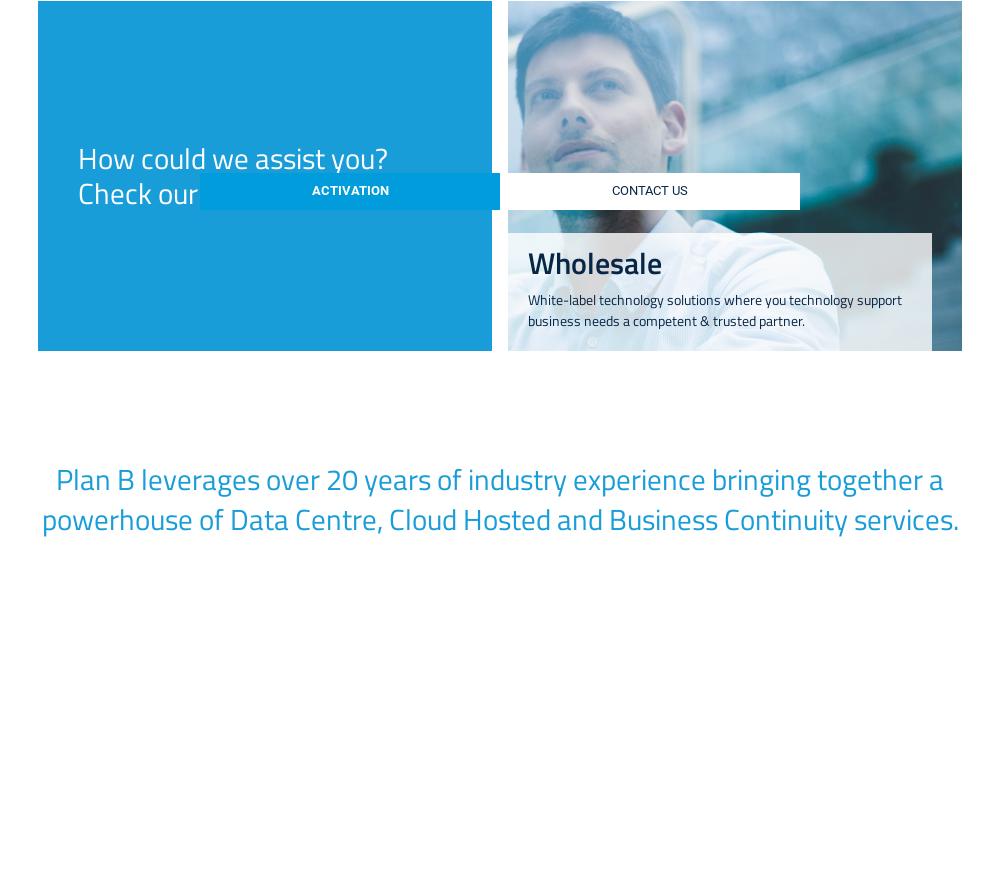 Image resolution: width=1000 pixels, height=895 pixels. I want to click on 'CONTACT US', so click(650, 190).